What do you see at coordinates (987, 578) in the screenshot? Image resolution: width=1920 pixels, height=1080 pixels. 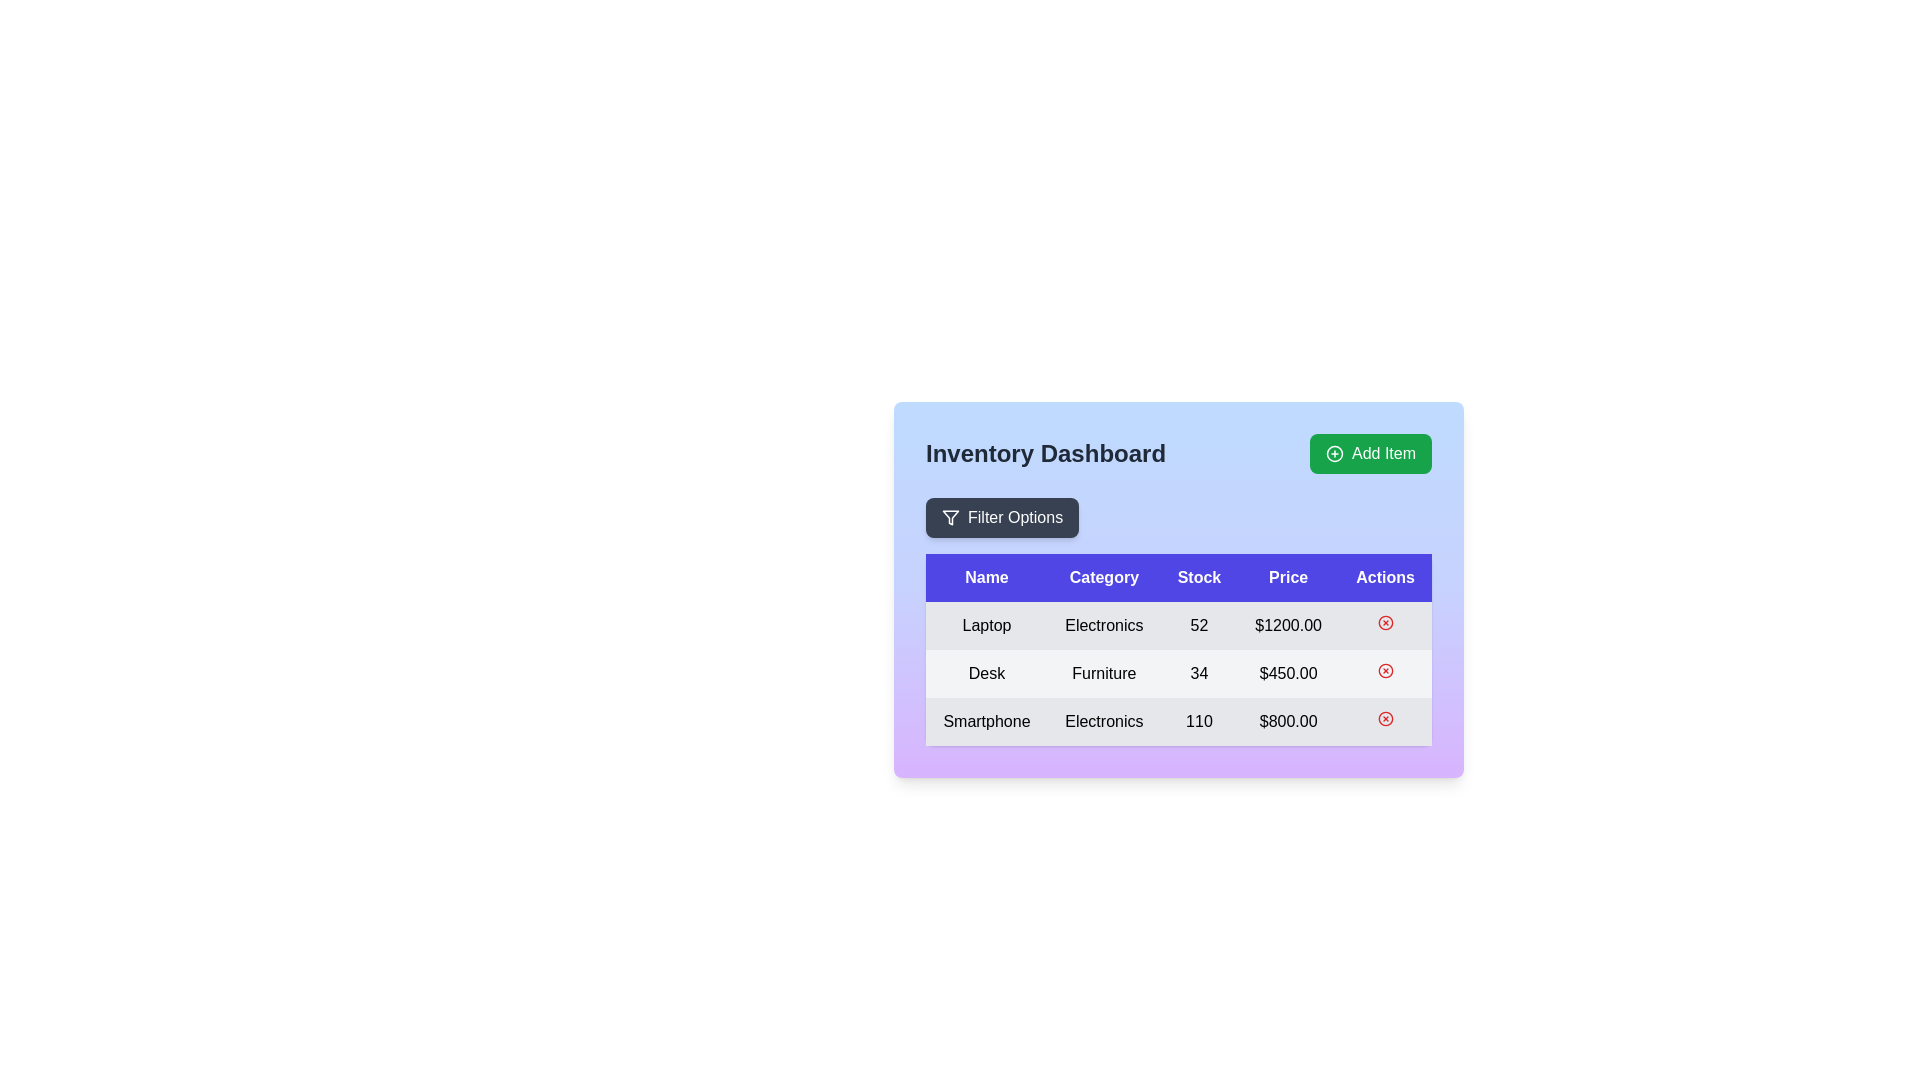 I see `column header label that indicates the names of inventory items in the table, positioned to the left of the 'Category' header` at bounding box center [987, 578].